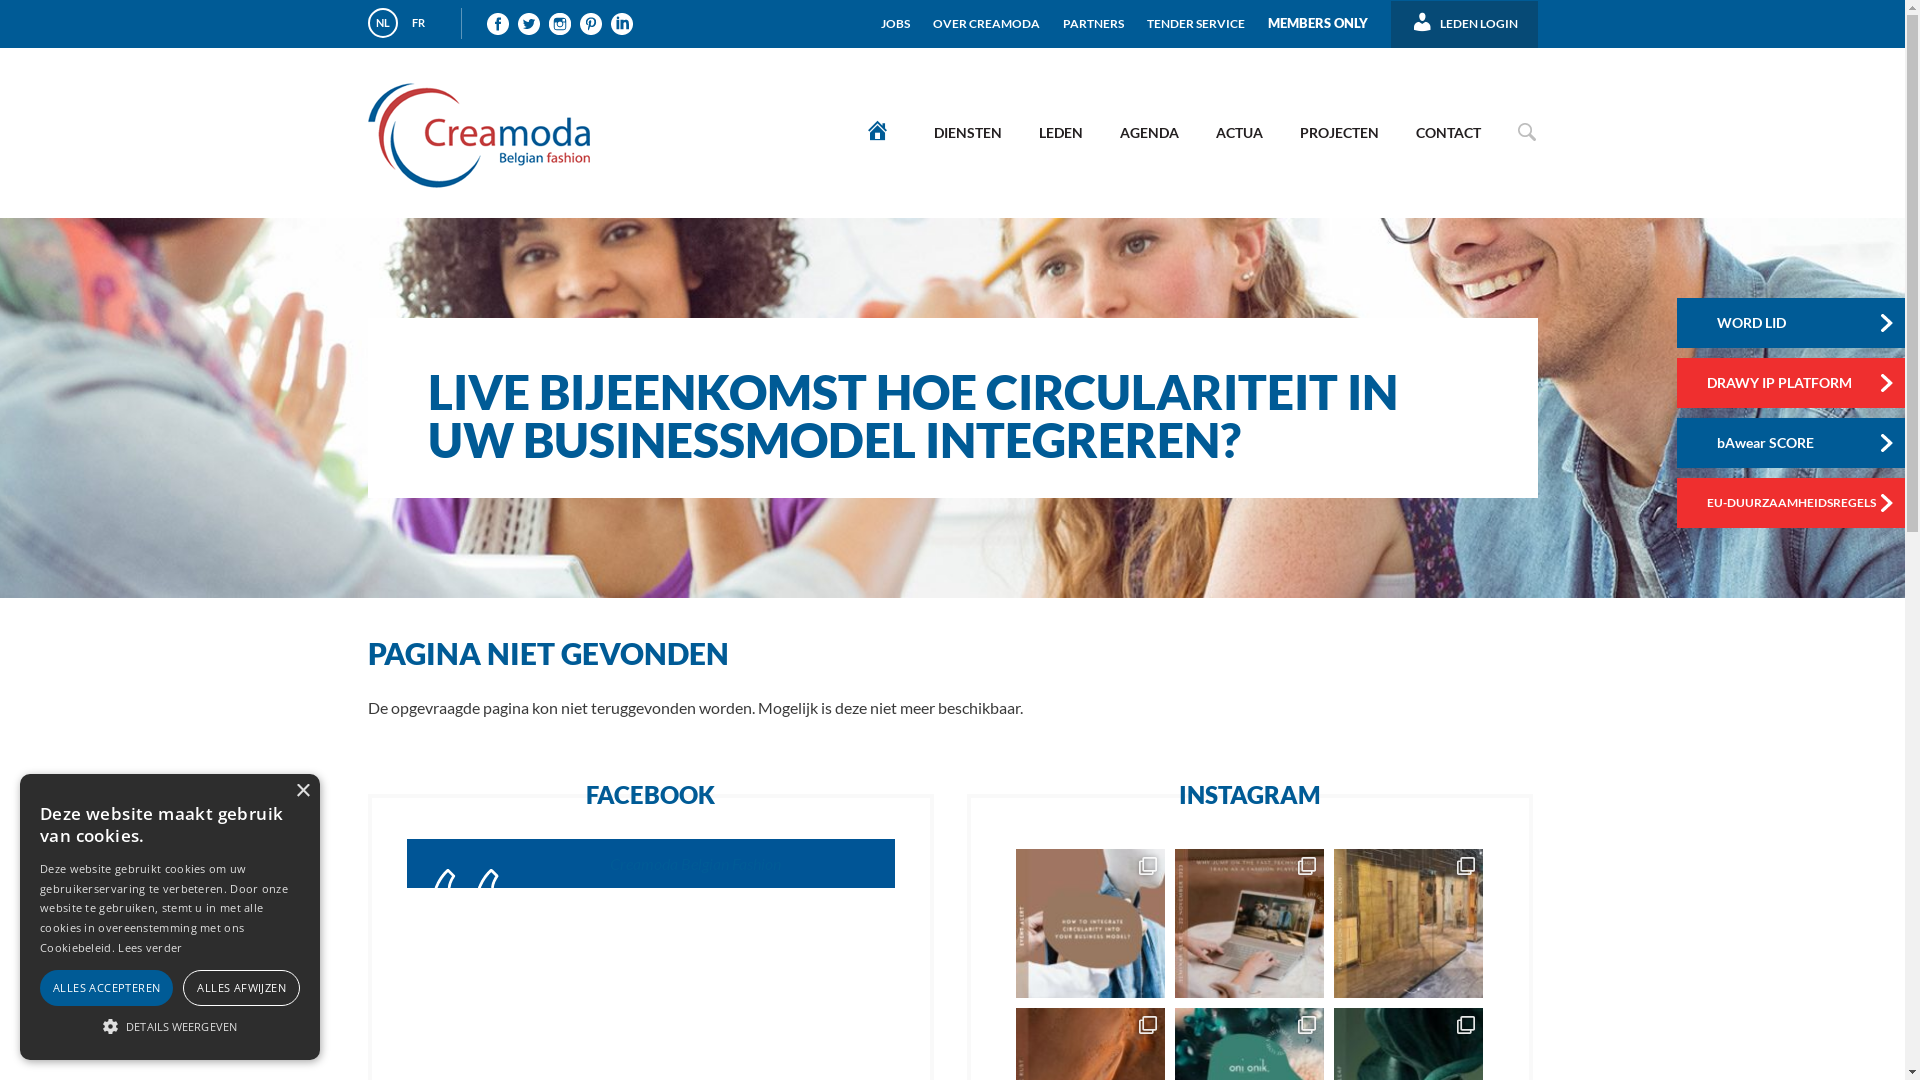 The width and height of the screenshot is (1920, 1080). What do you see at coordinates (383, 23) in the screenshot?
I see `'NL'` at bounding box center [383, 23].